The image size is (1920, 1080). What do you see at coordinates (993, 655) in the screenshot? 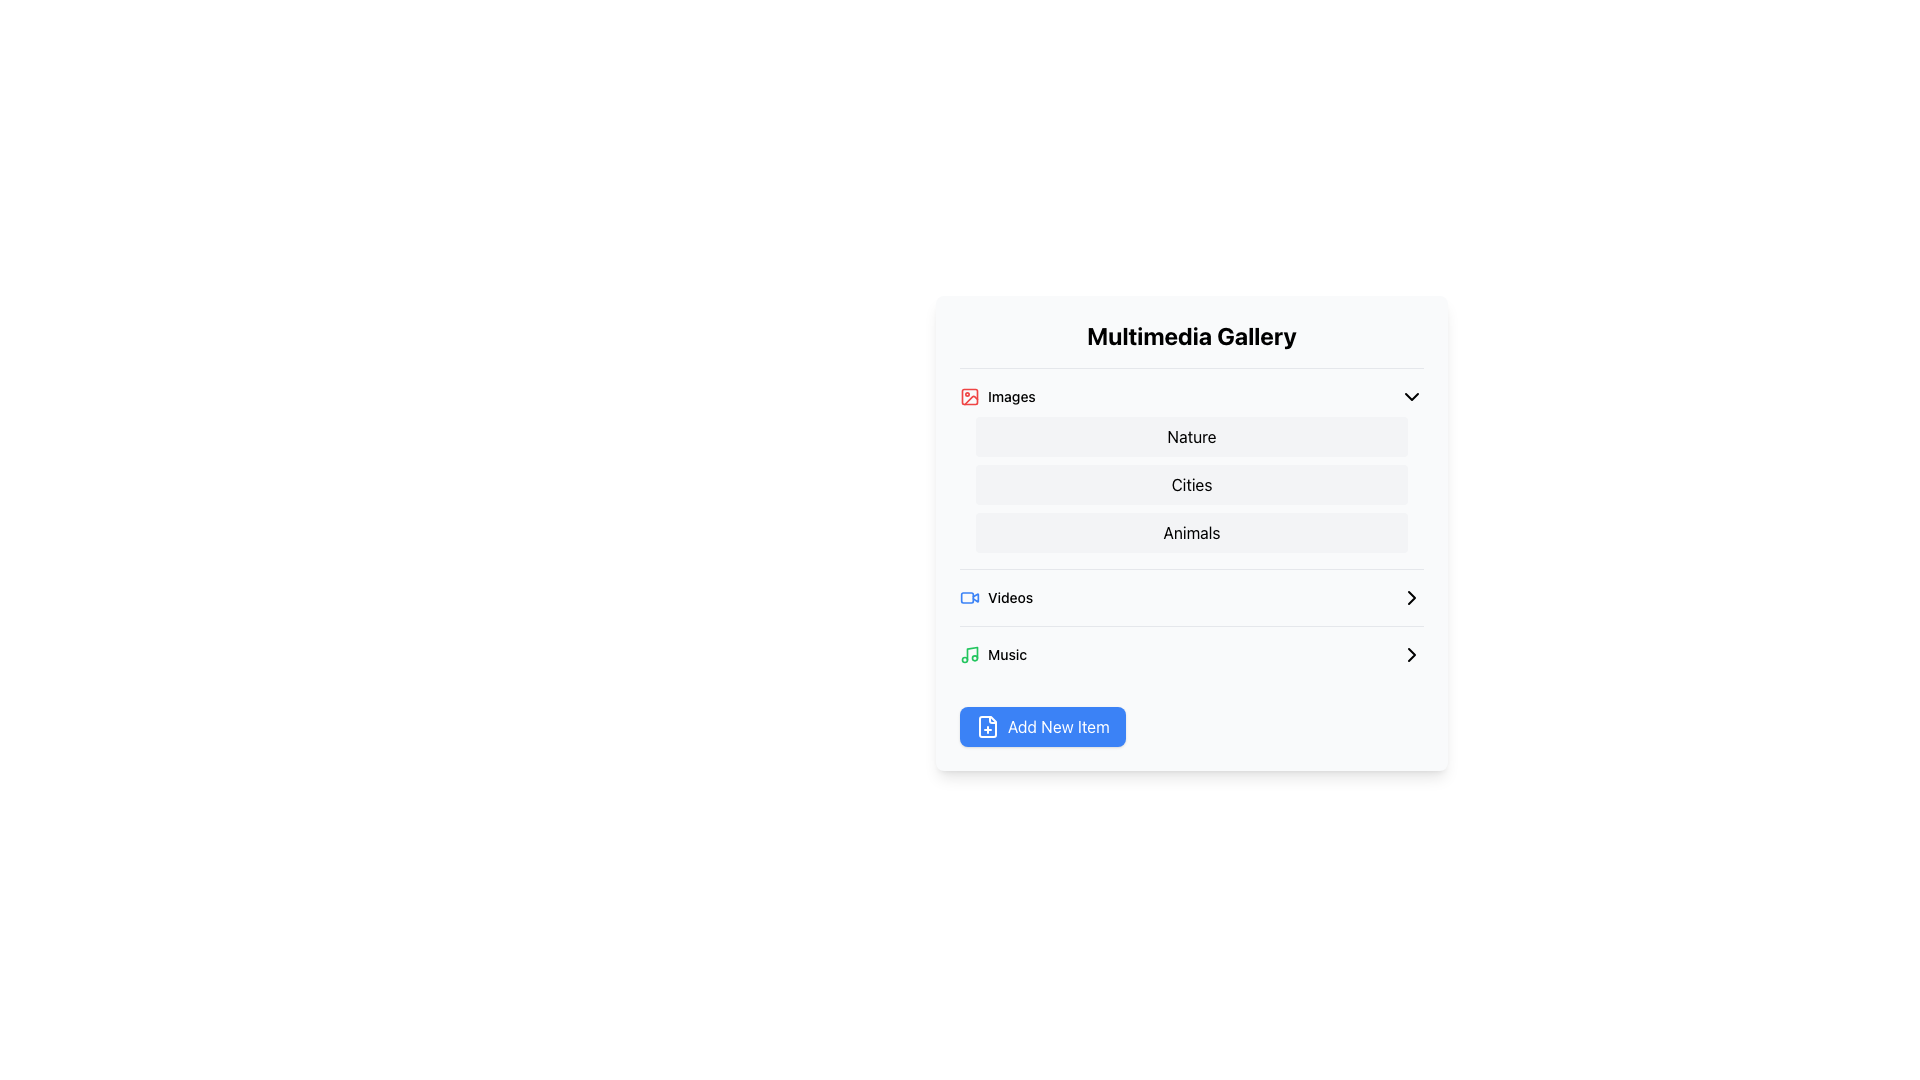
I see `the 'Music' list item in the 'Videos' section` at bounding box center [993, 655].